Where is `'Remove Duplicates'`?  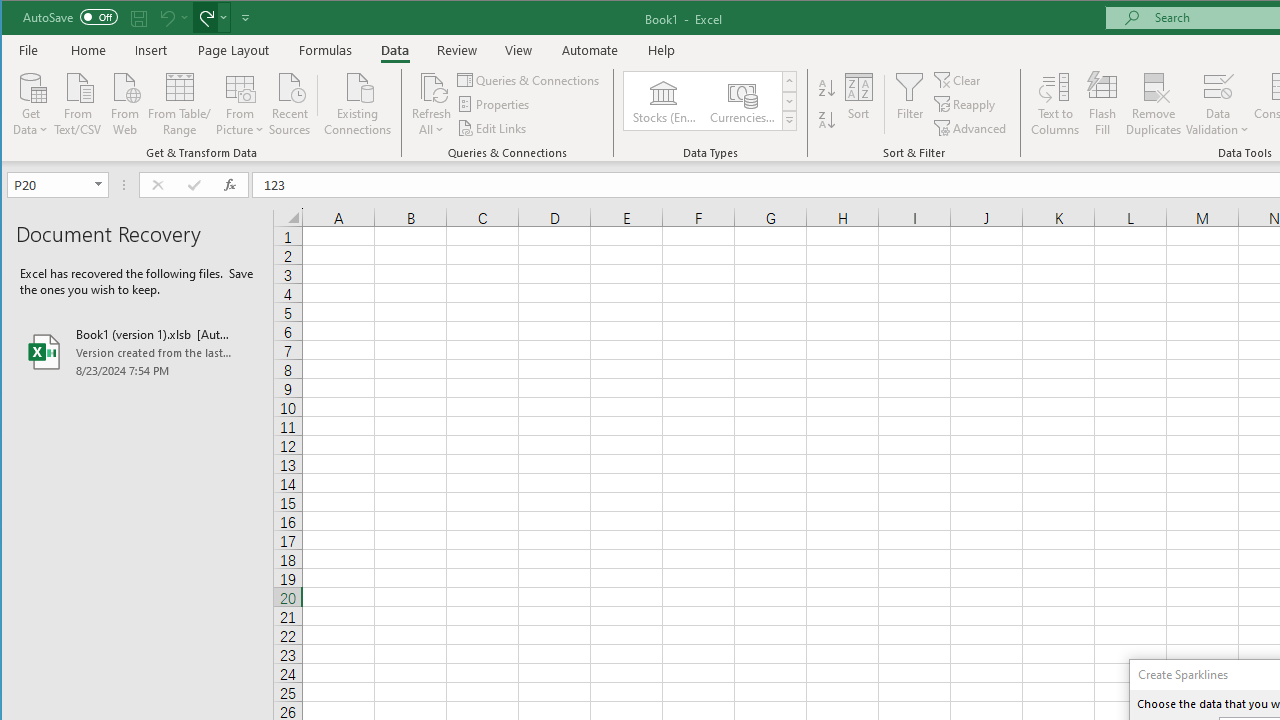
'Remove Duplicates' is located at coordinates (1153, 104).